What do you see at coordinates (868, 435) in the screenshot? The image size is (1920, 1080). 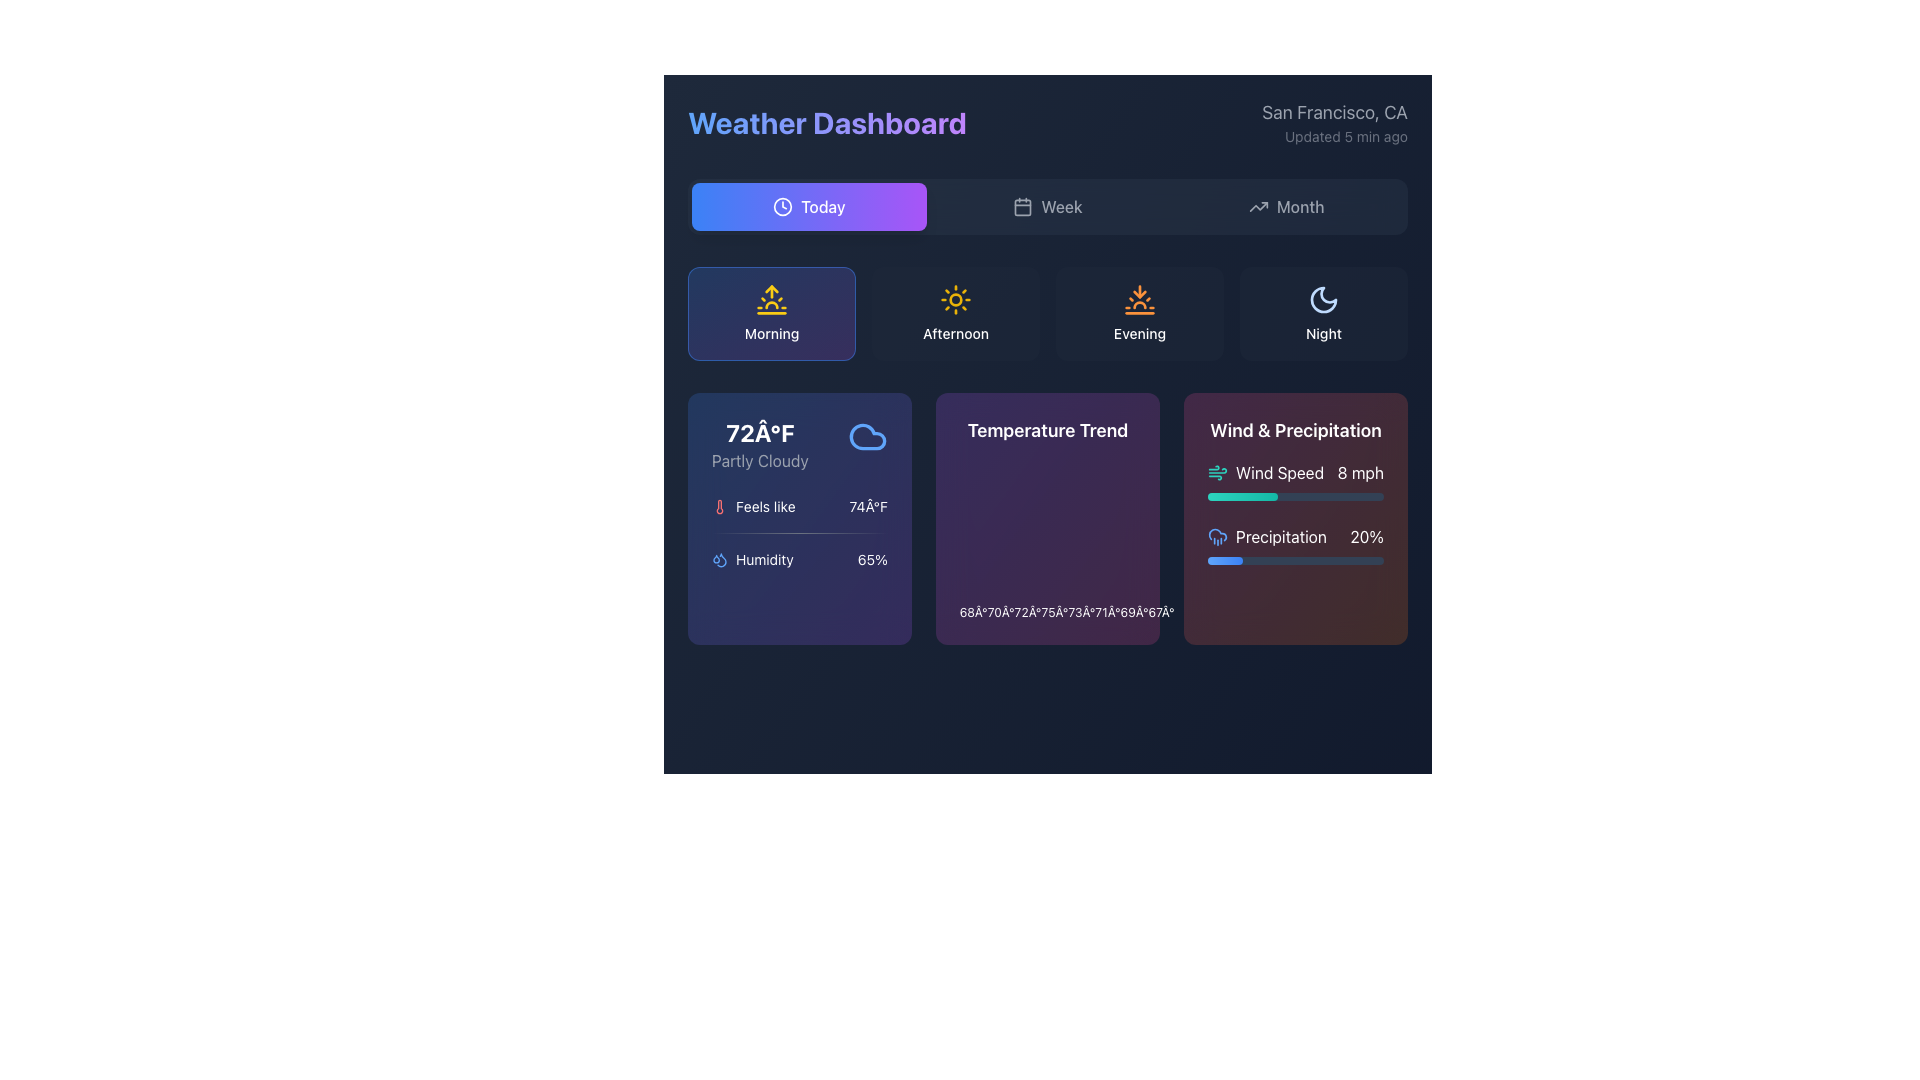 I see `the cloudiness icon located in the top right corner of the 'Partly Cloudy' section of the weather dashboard, which visually represents the current weather condition` at bounding box center [868, 435].